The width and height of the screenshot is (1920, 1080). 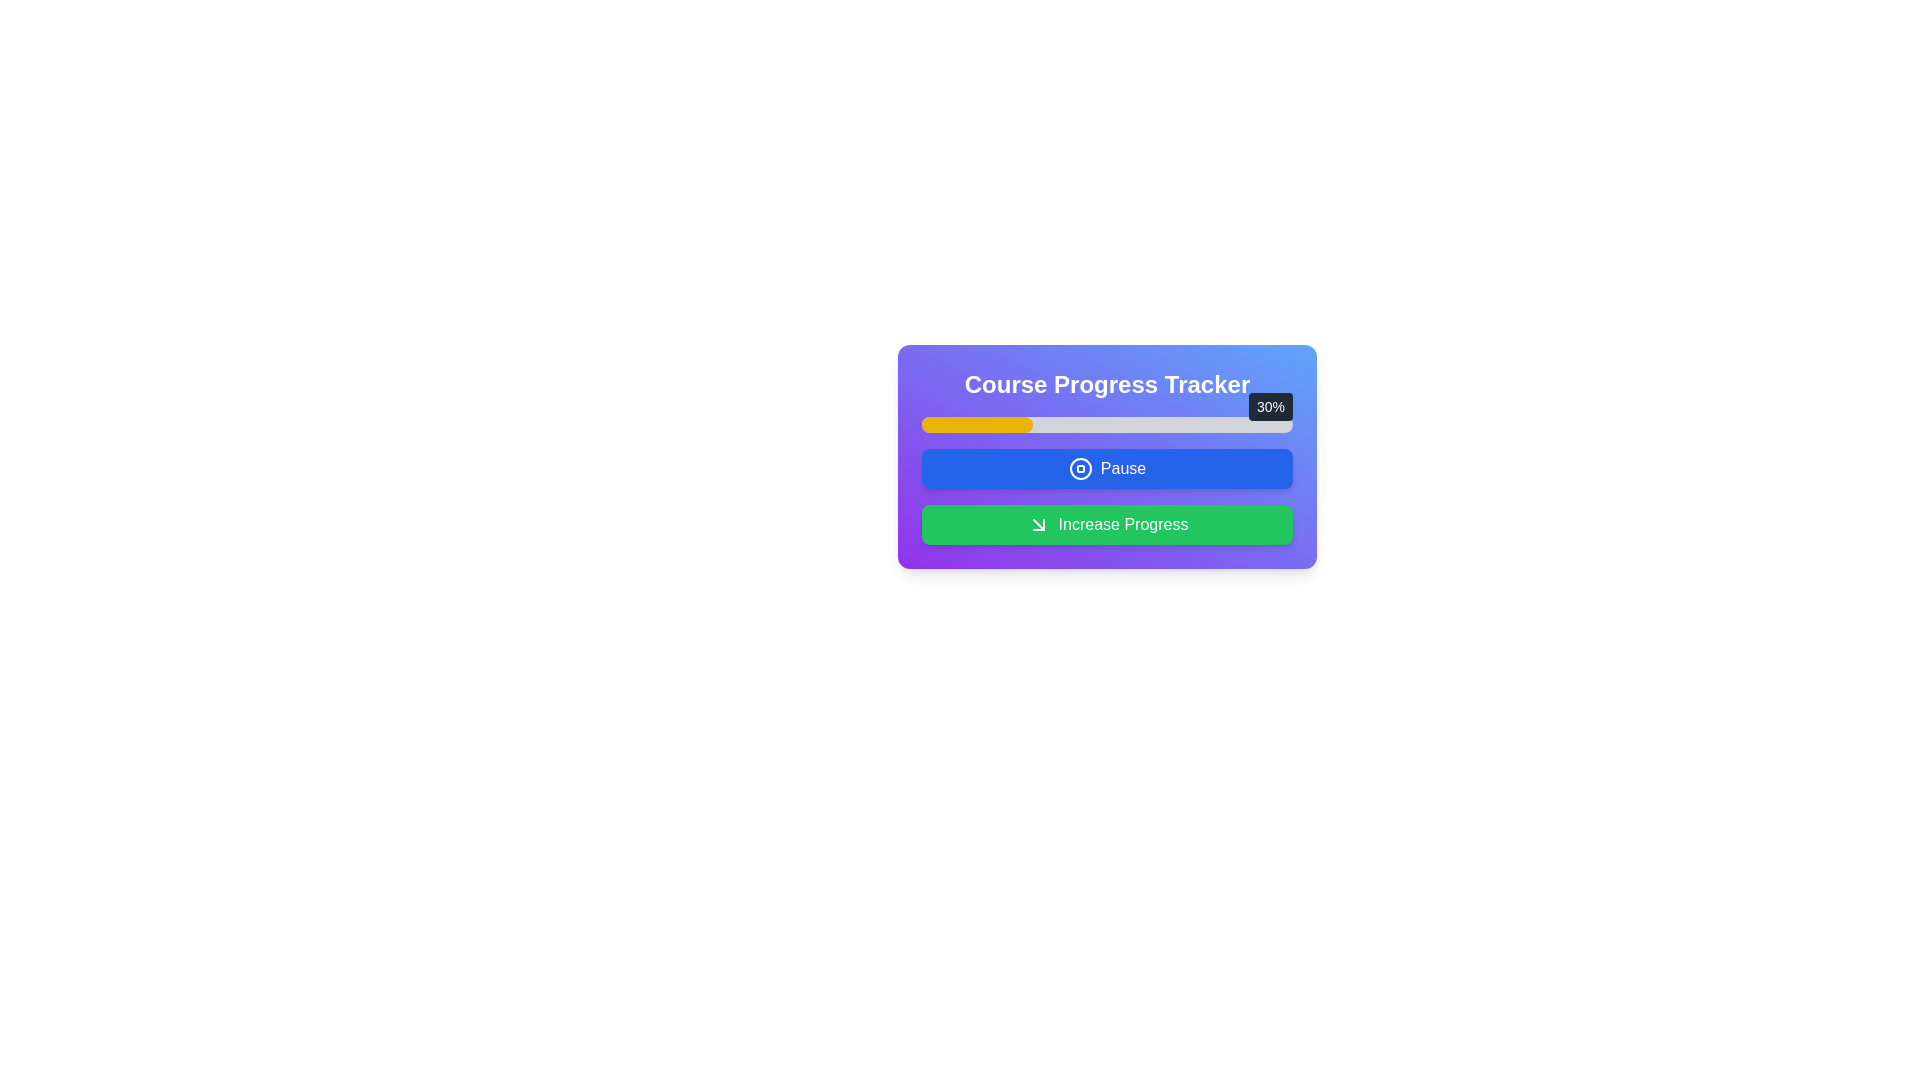 I want to click on the green button labeled 'Increase Progress', so click(x=1106, y=523).